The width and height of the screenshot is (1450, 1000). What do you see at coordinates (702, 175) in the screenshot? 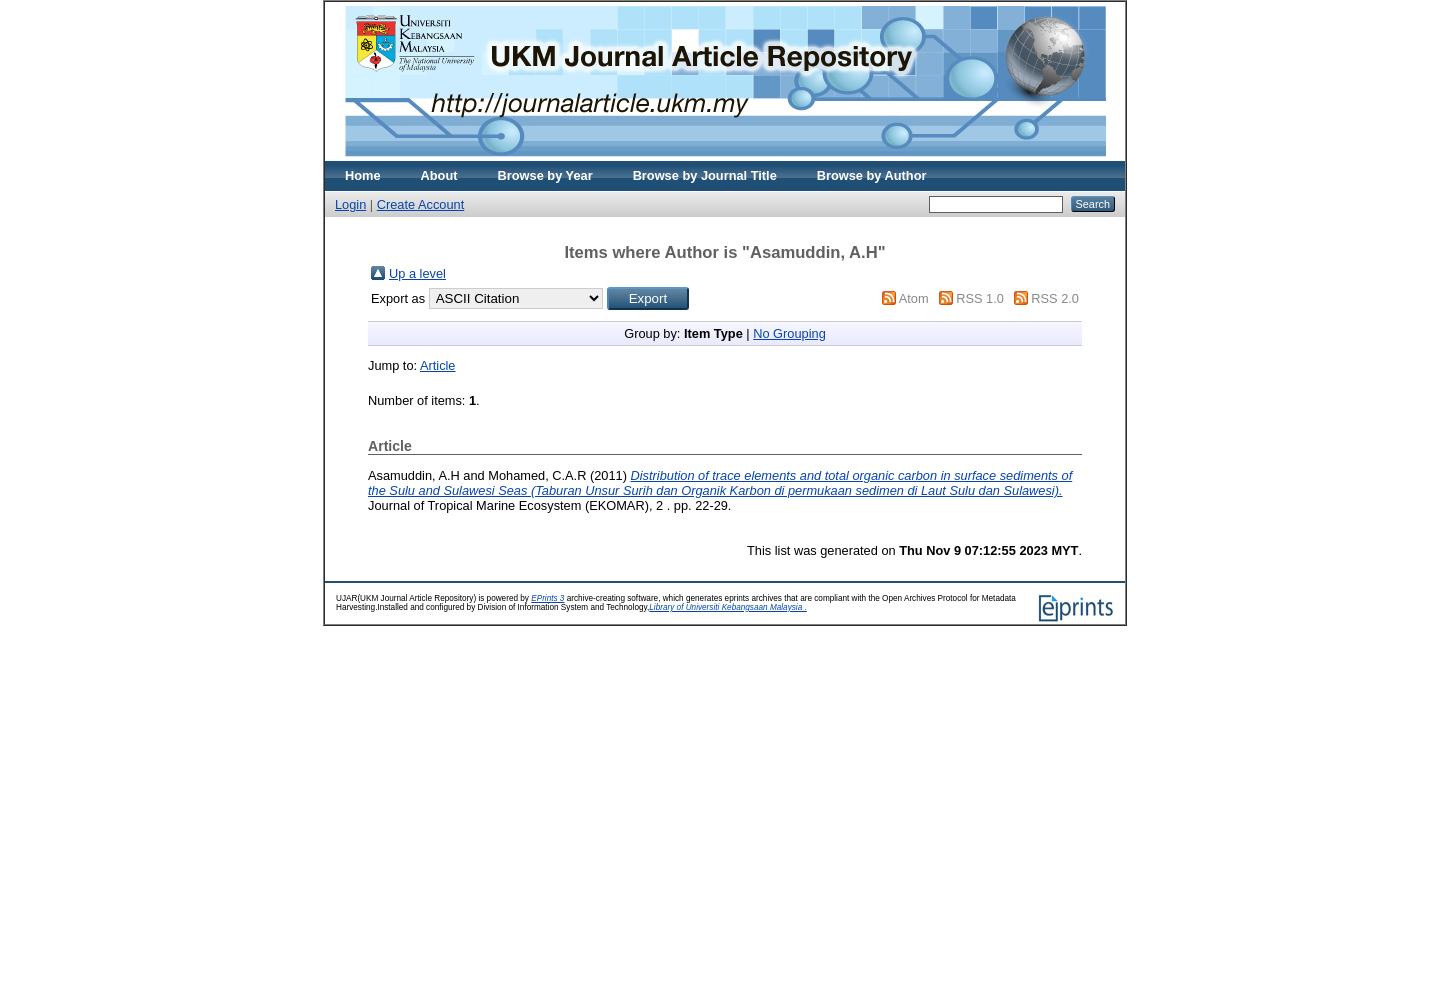
I see `'Browse by Journal Title'` at bounding box center [702, 175].